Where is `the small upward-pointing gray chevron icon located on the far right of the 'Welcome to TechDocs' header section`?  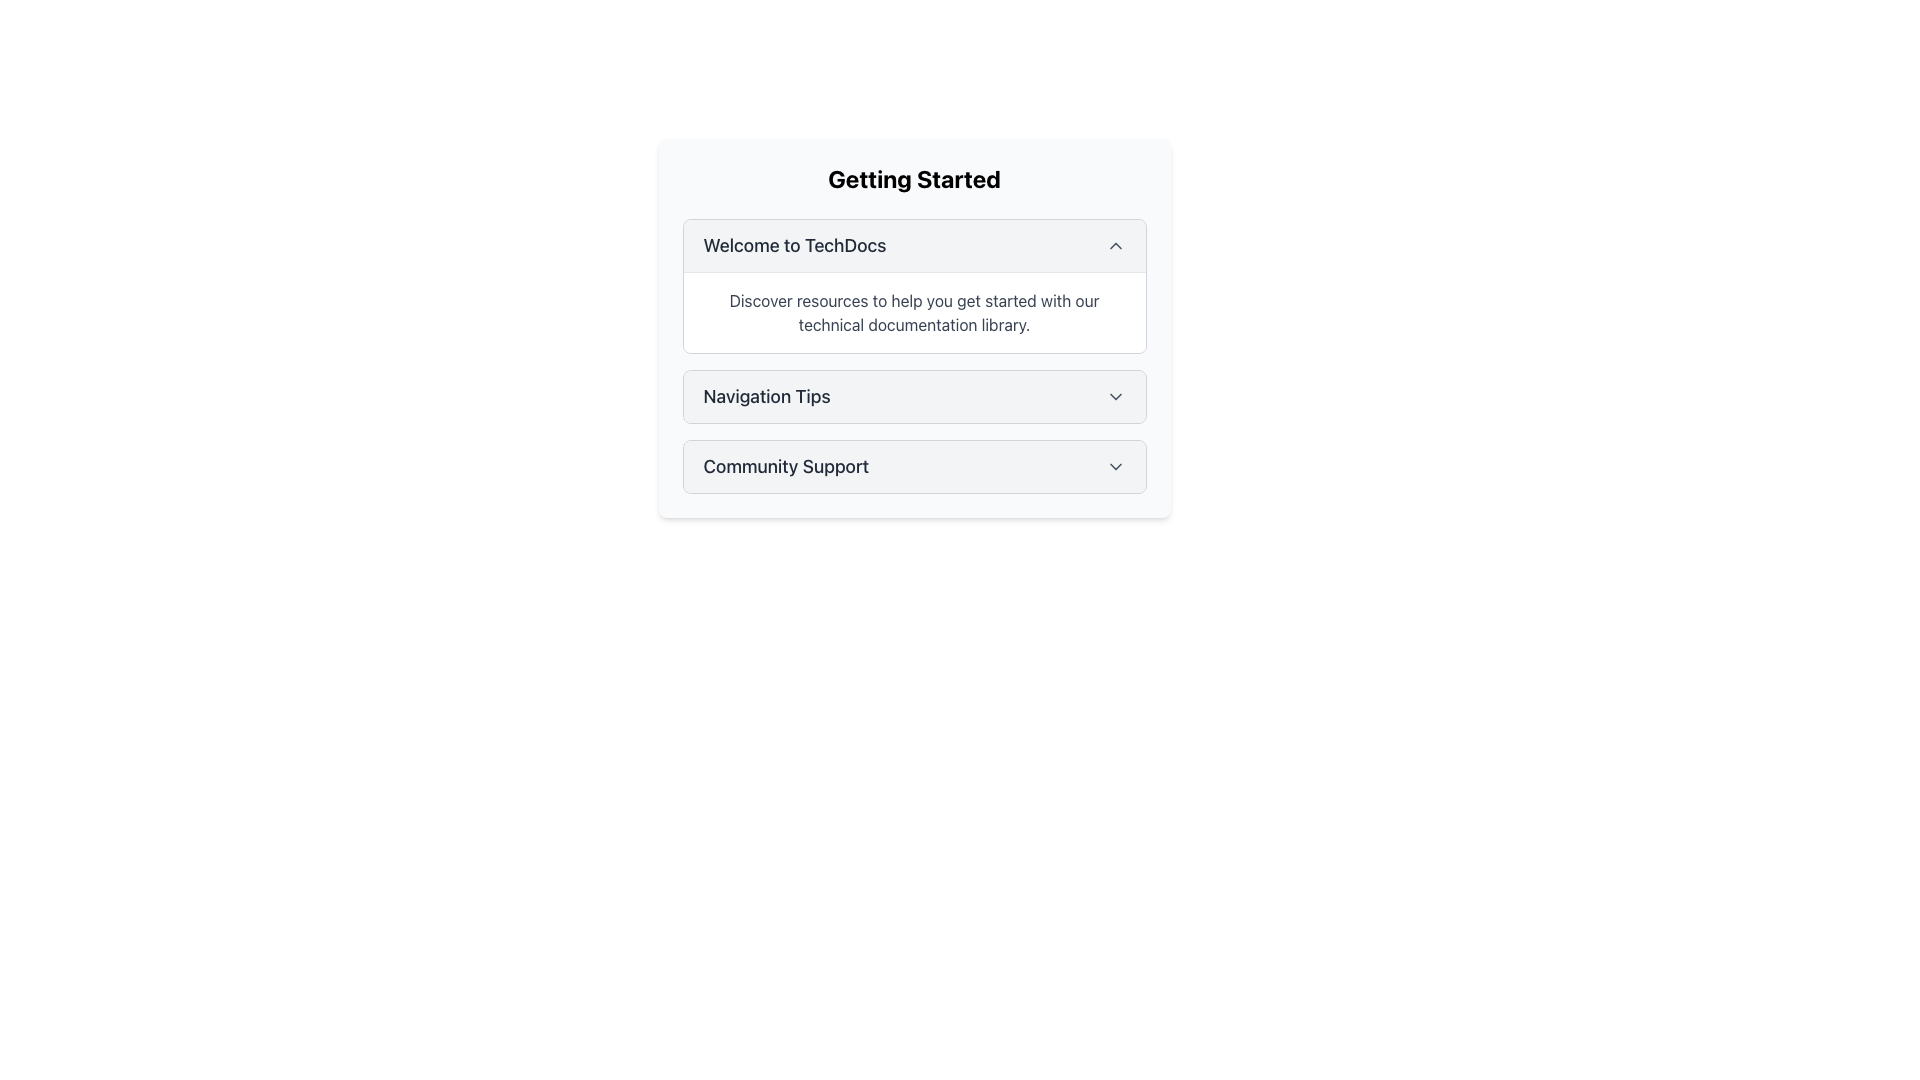
the small upward-pointing gray chevron icon located on the far right of the 'Welcome to TechDocs' header section is located at coordinates (1114, 245).